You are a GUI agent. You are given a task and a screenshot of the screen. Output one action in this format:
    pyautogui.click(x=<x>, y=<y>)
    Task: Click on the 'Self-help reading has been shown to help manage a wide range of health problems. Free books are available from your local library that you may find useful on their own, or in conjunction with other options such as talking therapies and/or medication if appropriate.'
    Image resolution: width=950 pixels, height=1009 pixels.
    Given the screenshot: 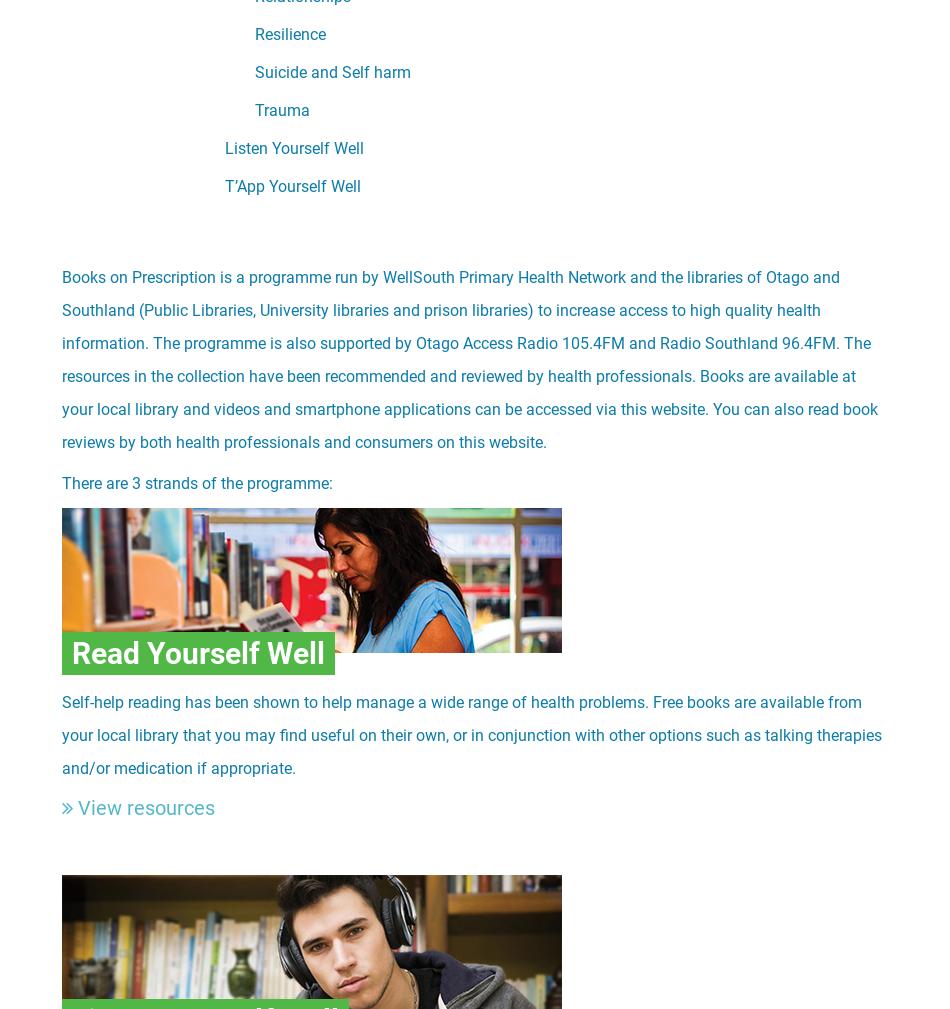 What is the action you would take?
    pyautogui.click(x=470, y=735)
    